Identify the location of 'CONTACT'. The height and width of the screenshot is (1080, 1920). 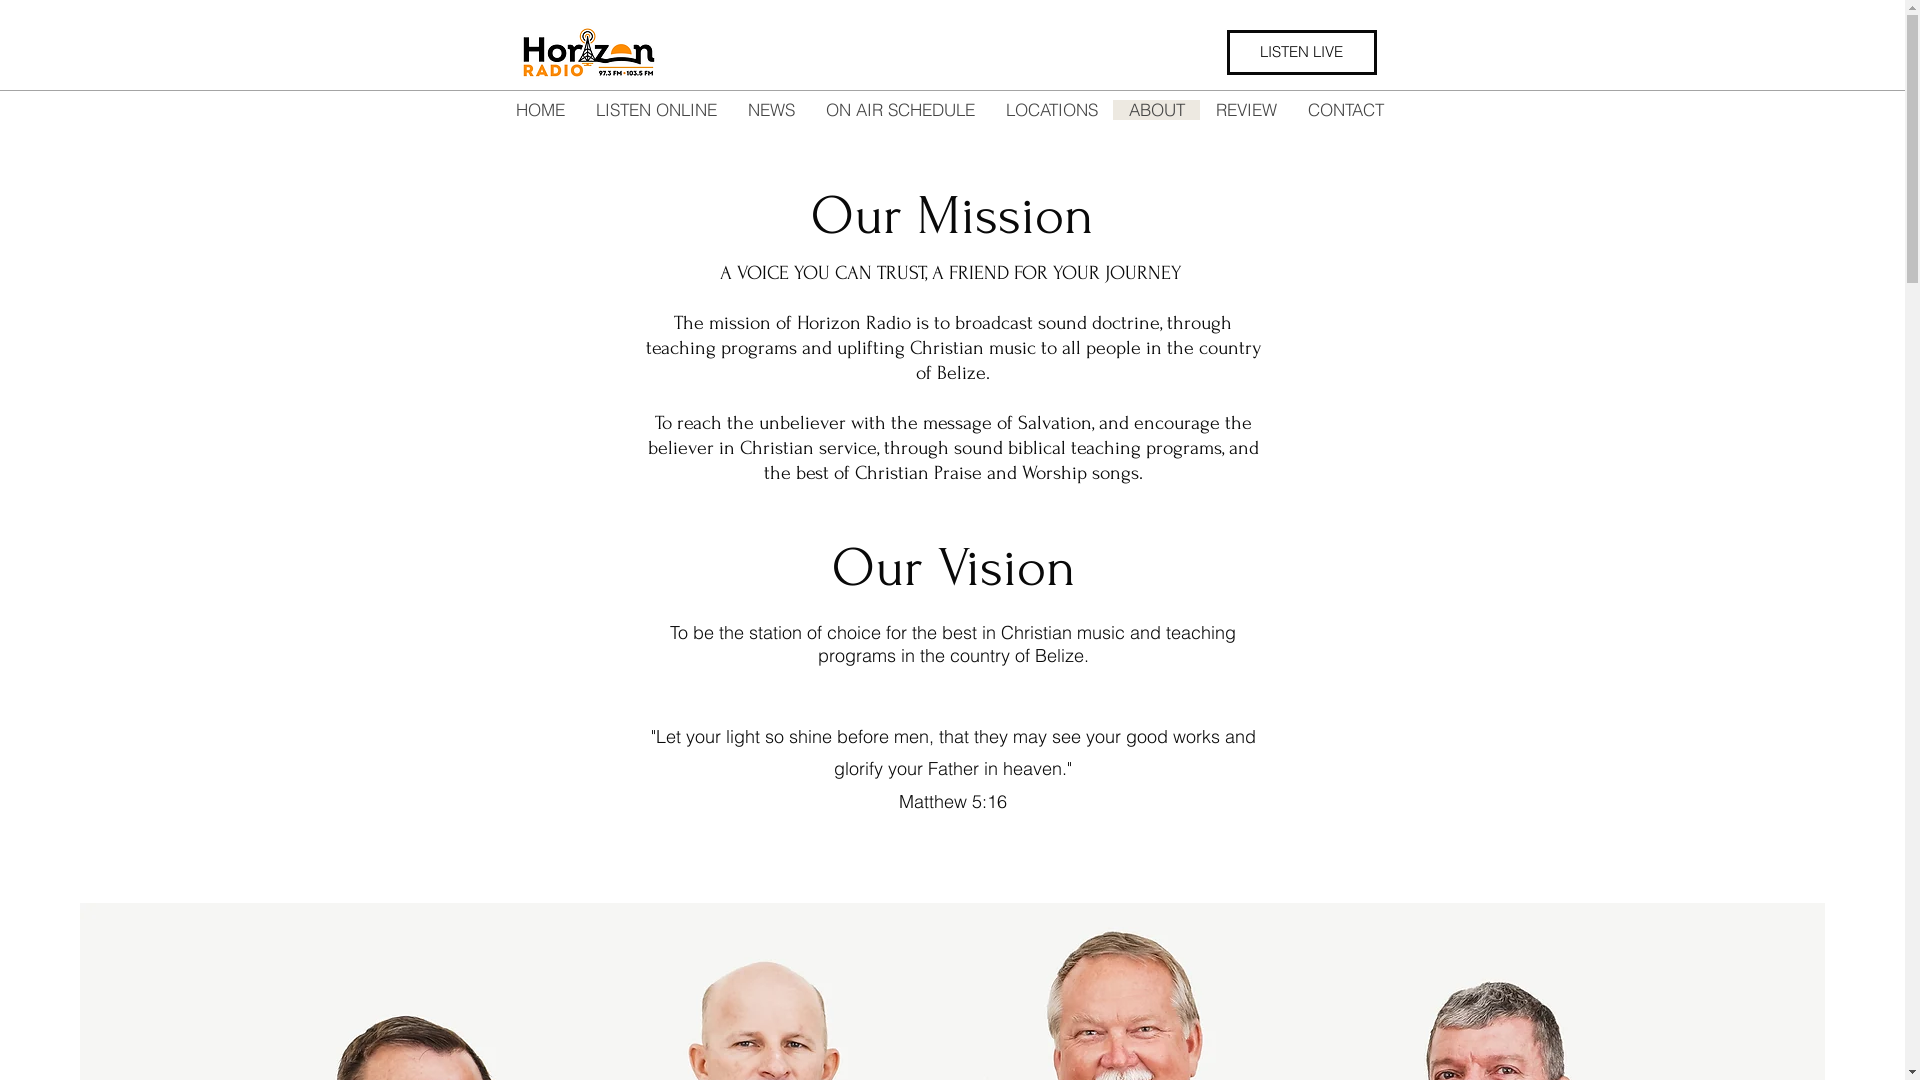
(1345, 110).